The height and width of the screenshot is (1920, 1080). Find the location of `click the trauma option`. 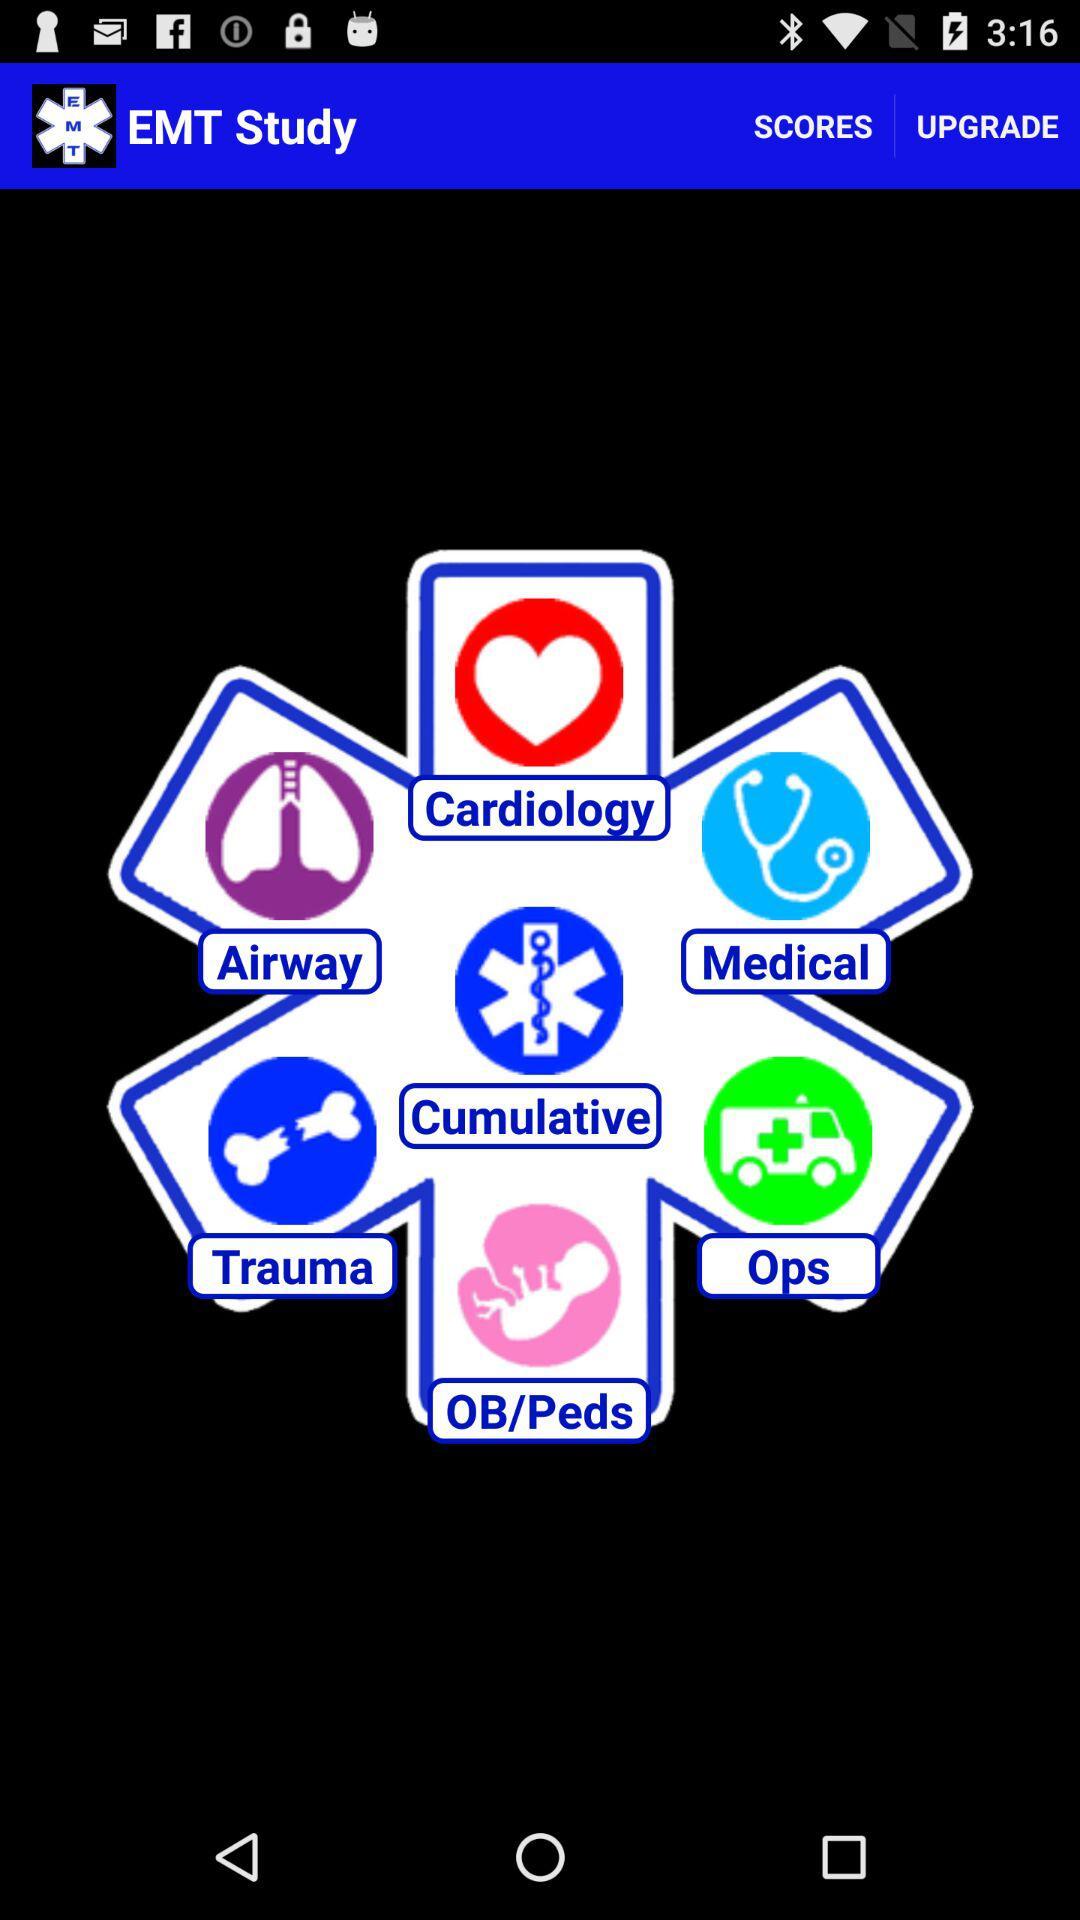

click the trauma option is located at coordinates (292, 1140).